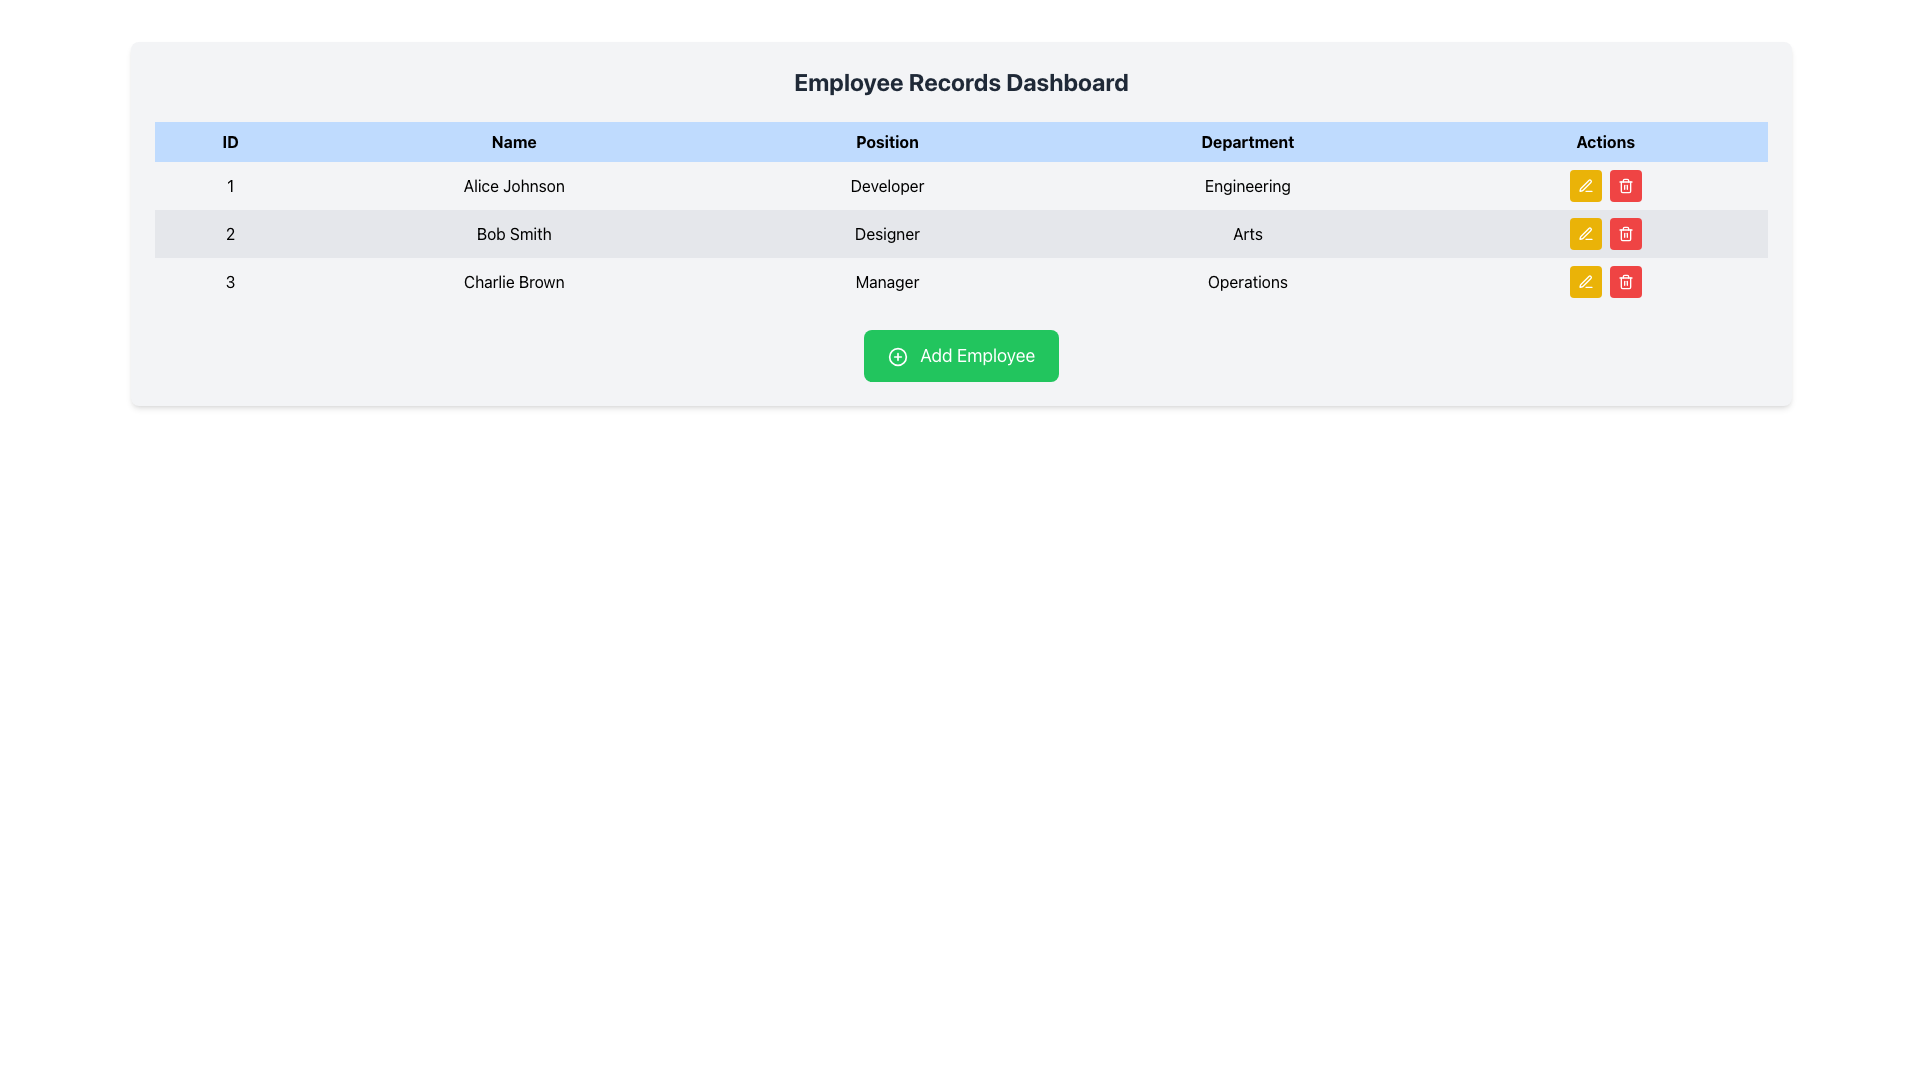  What do you see at coordinates (896, 356) in the screenshot?
I see `the decorative icon located to the left of the 'Add Employee' button's text within the green button at the bottom of the interface` at bounding box center [896, 356].